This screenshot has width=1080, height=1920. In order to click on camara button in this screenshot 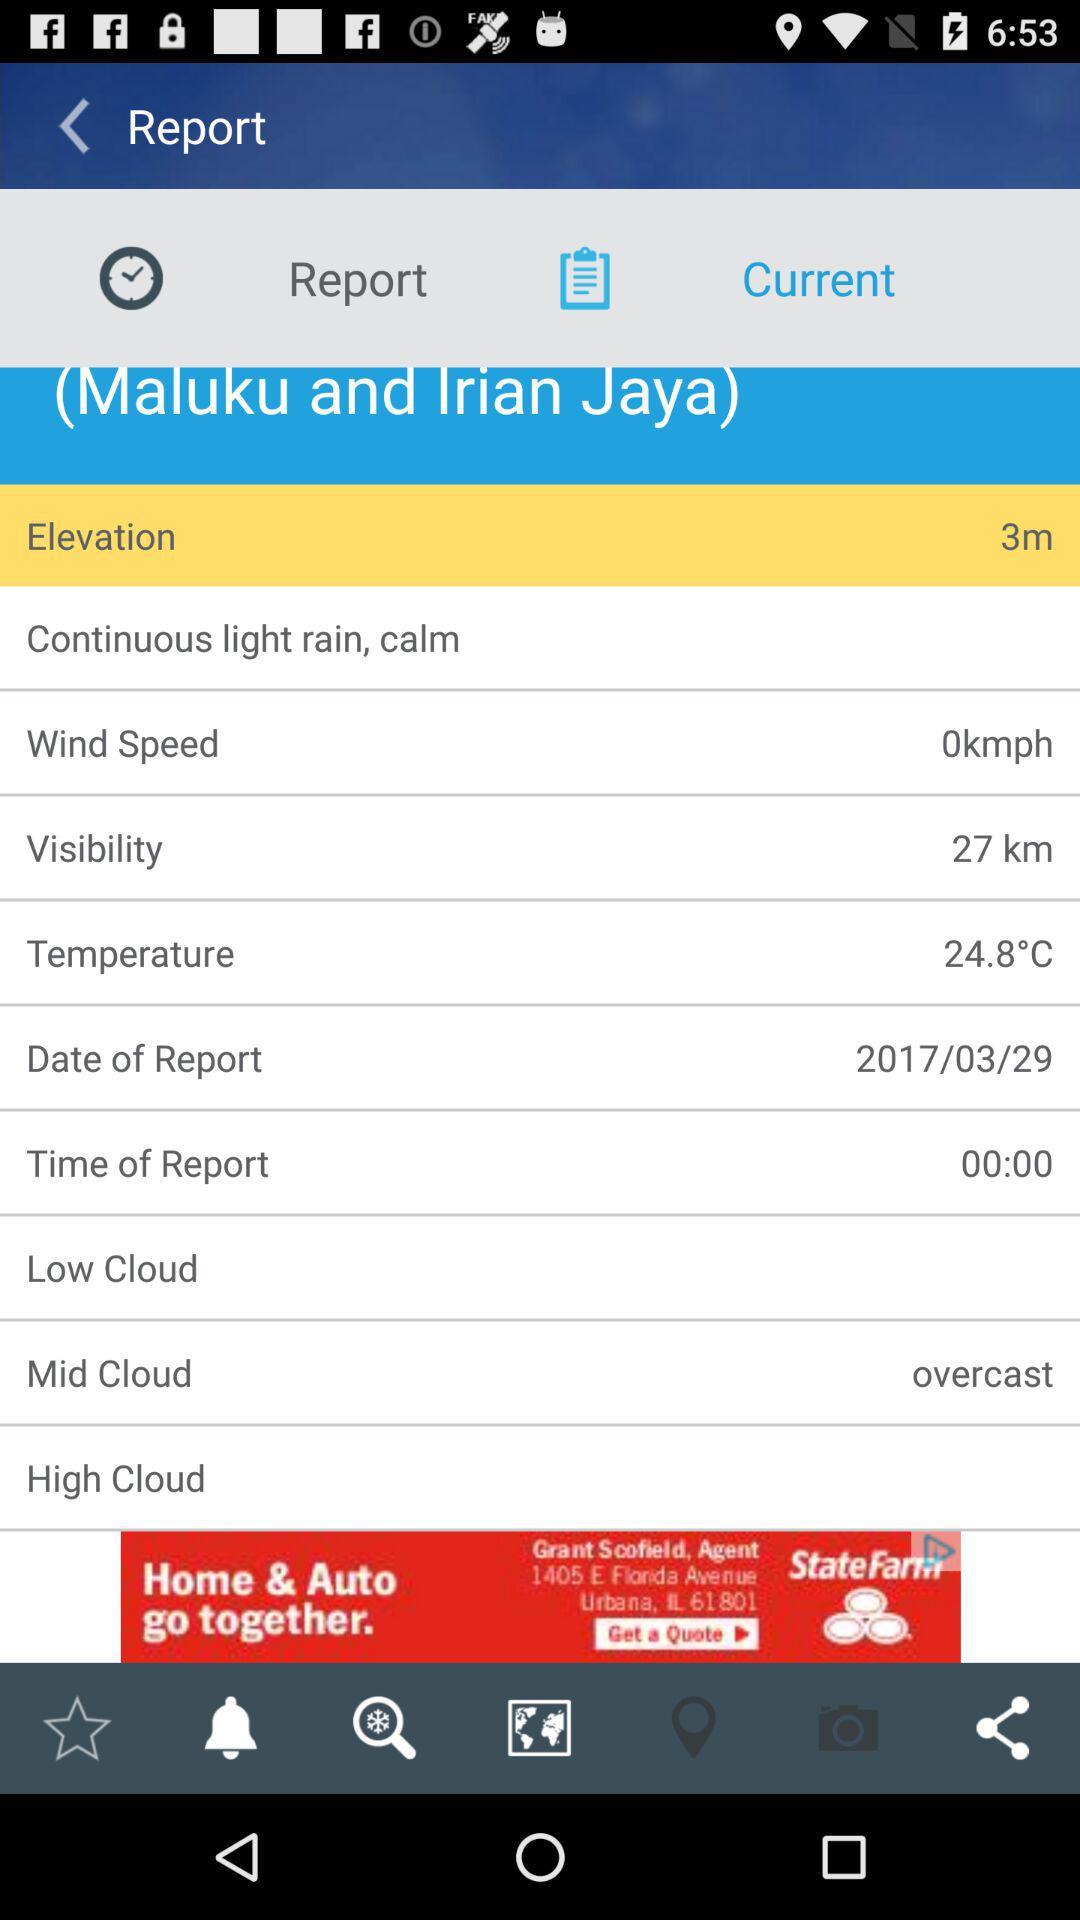, I will do `click(848, 1727)`.